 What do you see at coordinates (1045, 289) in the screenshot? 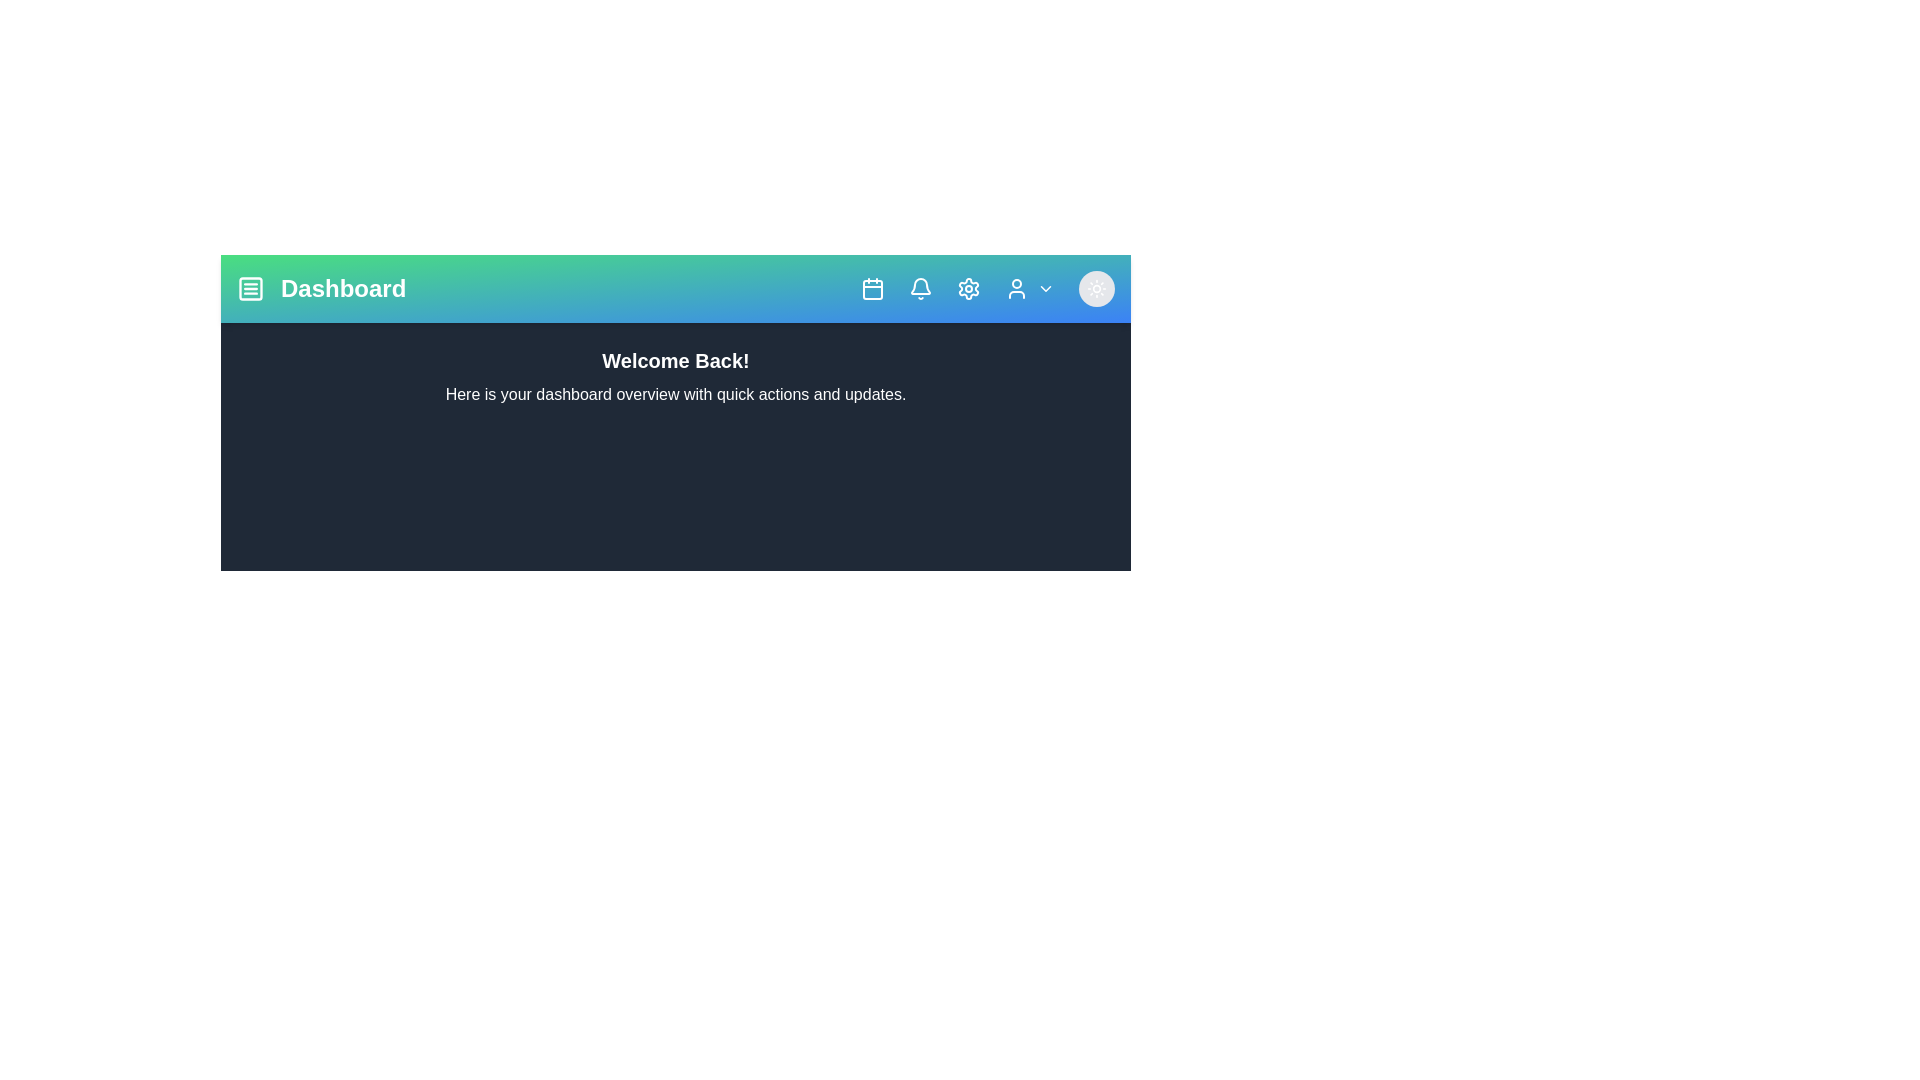
I see `the dropdown icon located in the top-right corner of the app bar` at bounding box center [1045, 289].